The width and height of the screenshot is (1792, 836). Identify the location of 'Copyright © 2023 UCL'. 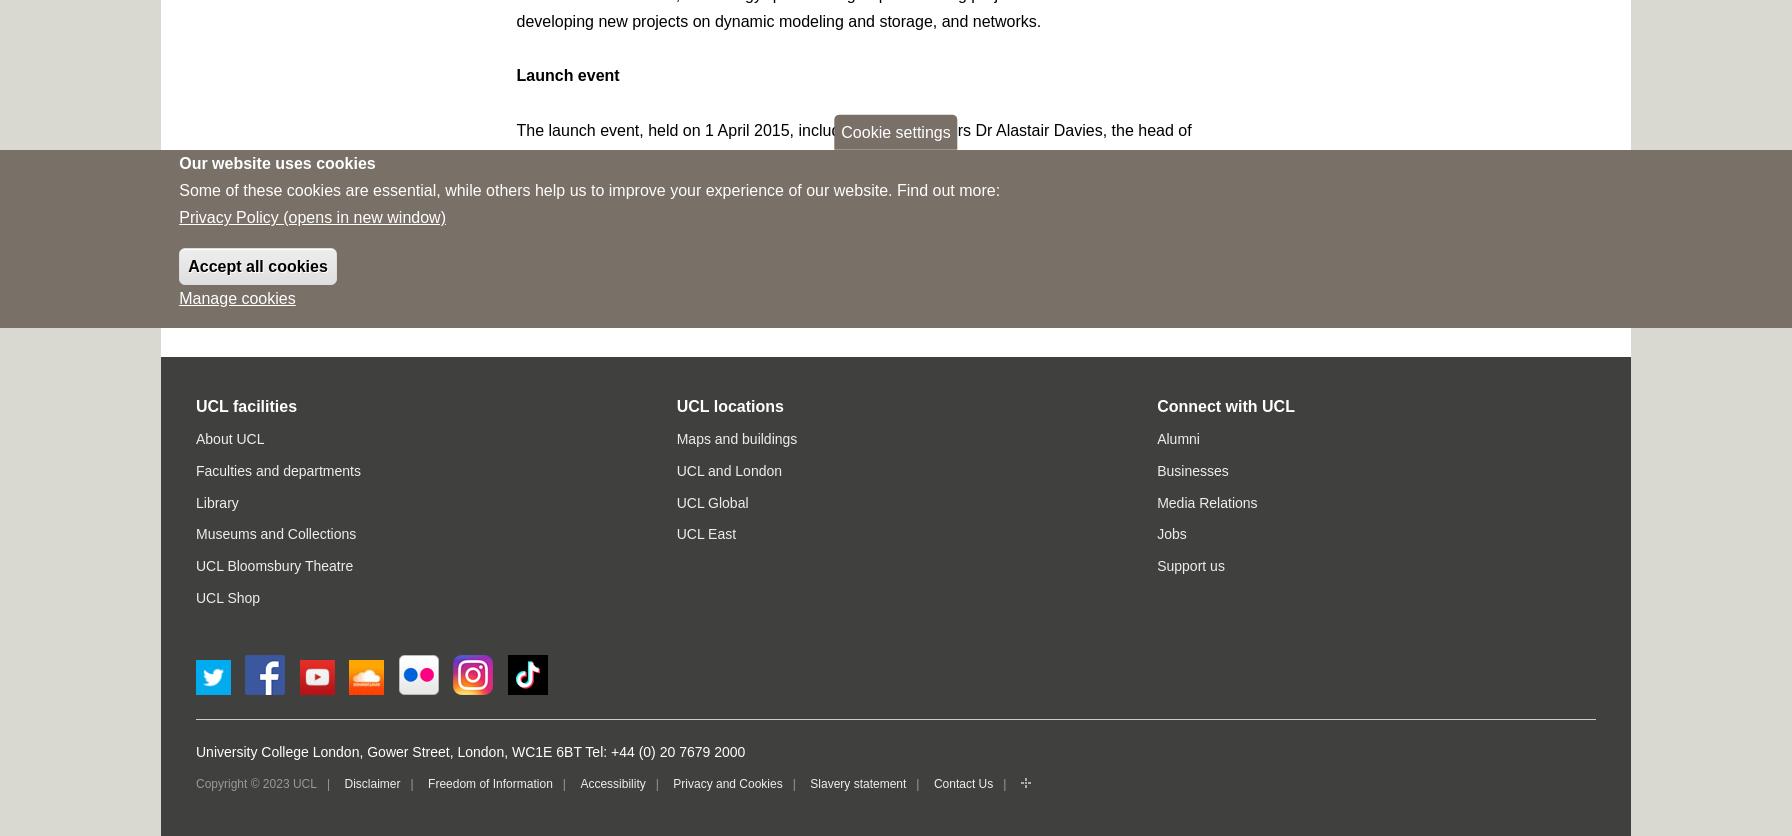
(256, 781).